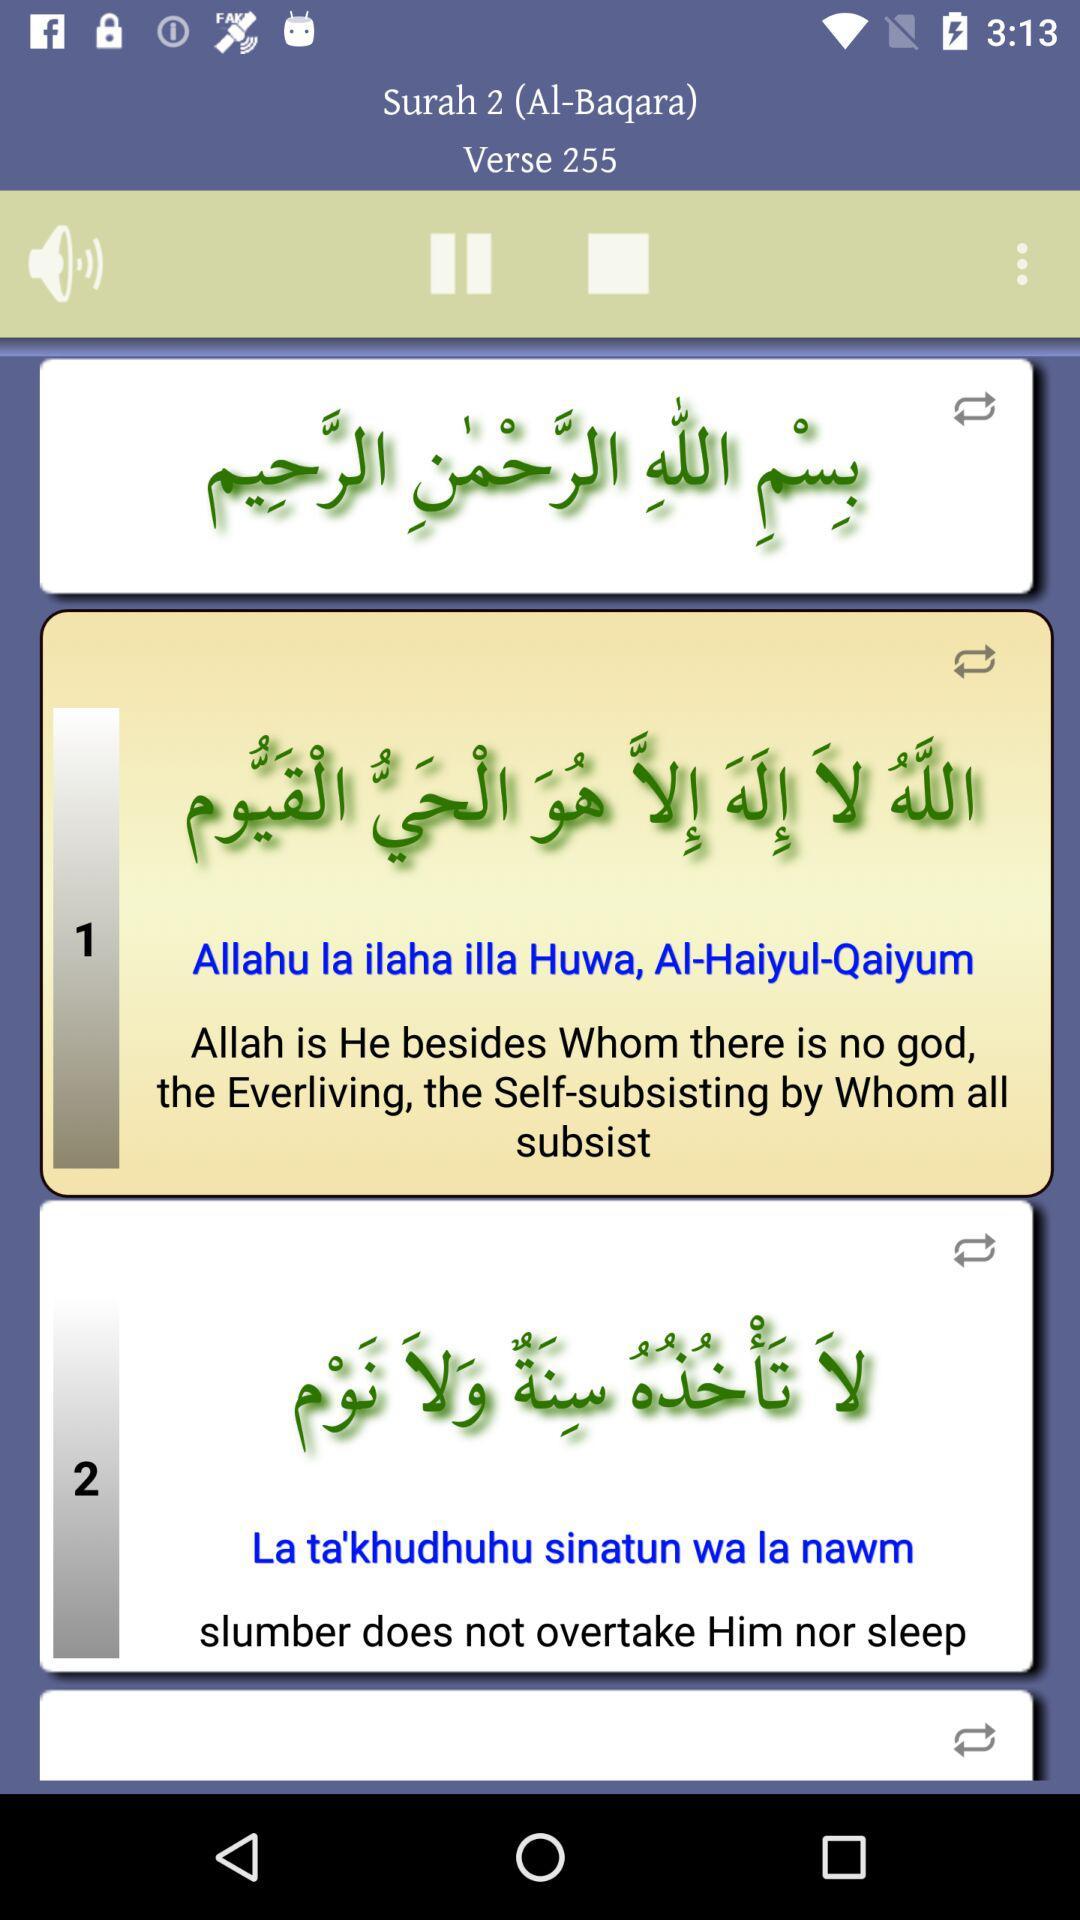  I want to click on sound, so click(64, 262).